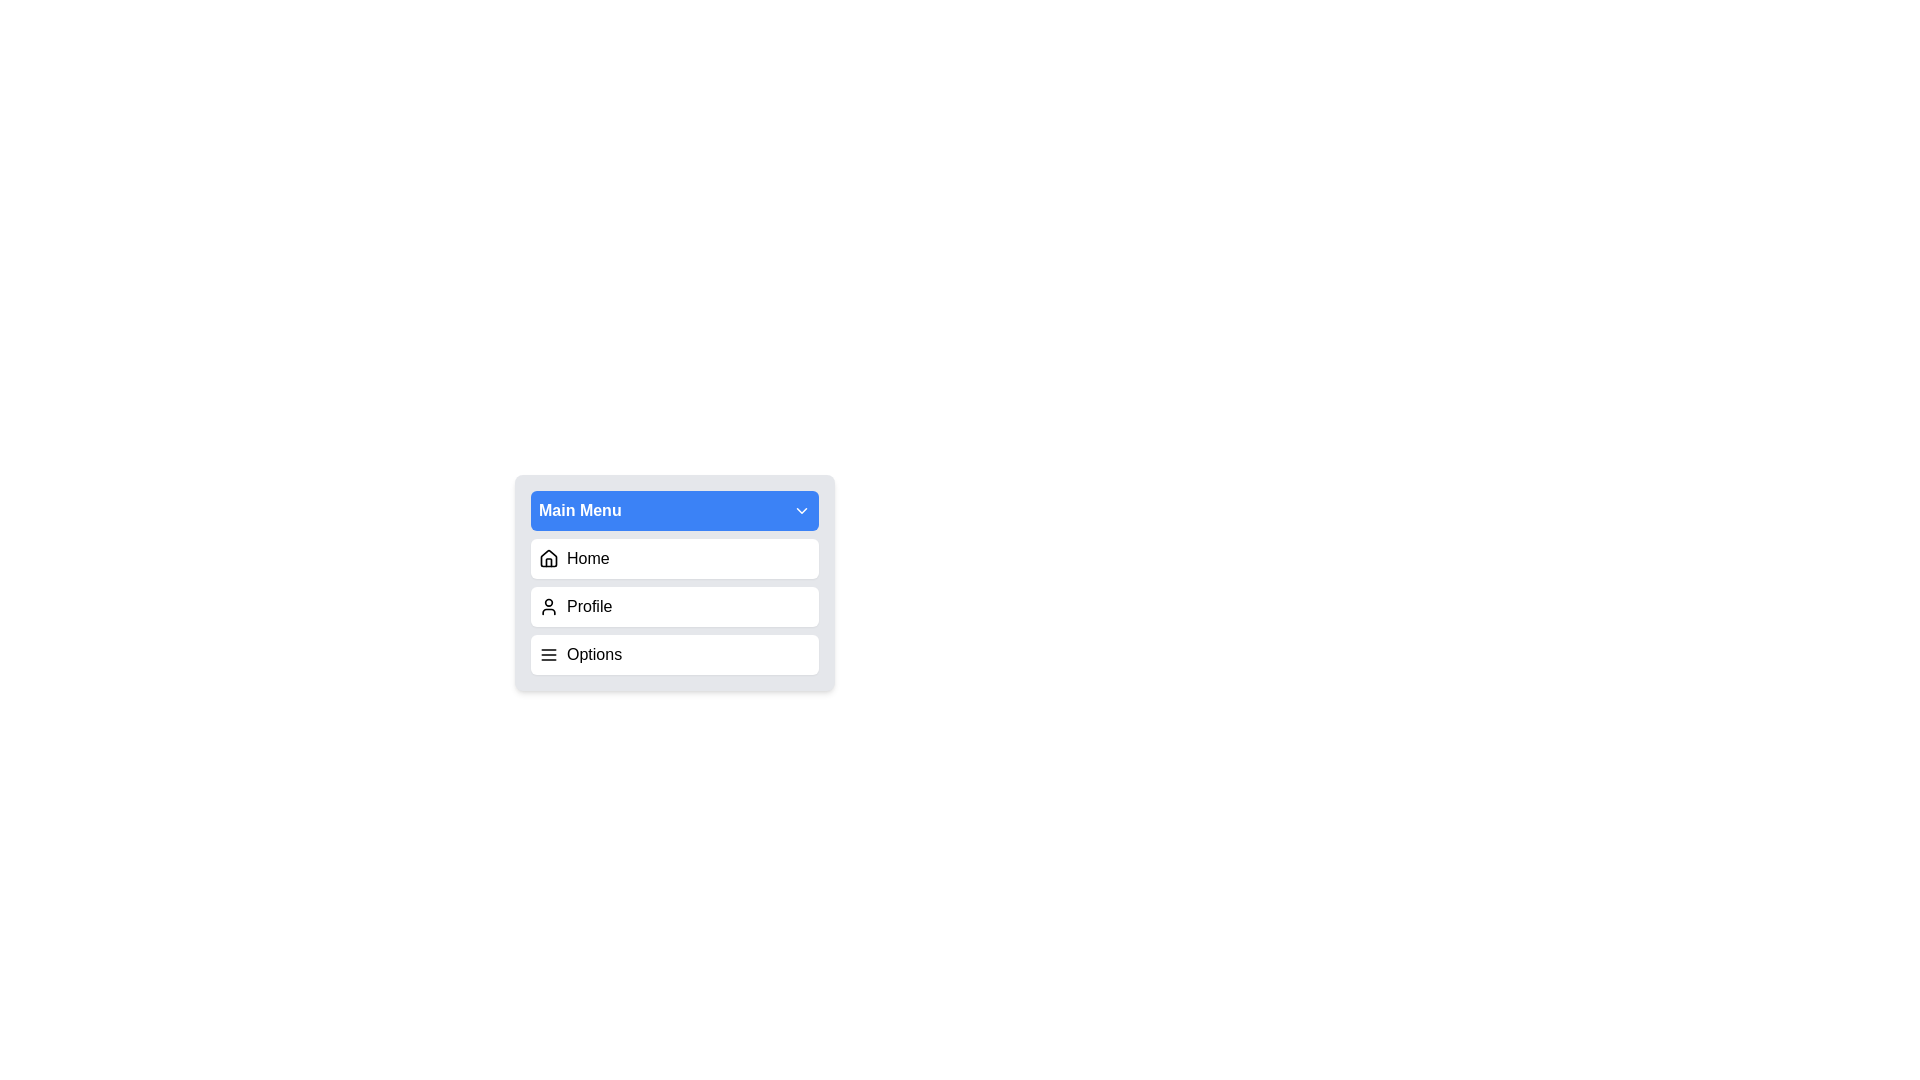 The width and height of the screenshot is (1920, 1080). Describe the element at coordinates (675, 582) in the screenshot. I see `the 'Profile' button in the 'Main Menu'` at that location.